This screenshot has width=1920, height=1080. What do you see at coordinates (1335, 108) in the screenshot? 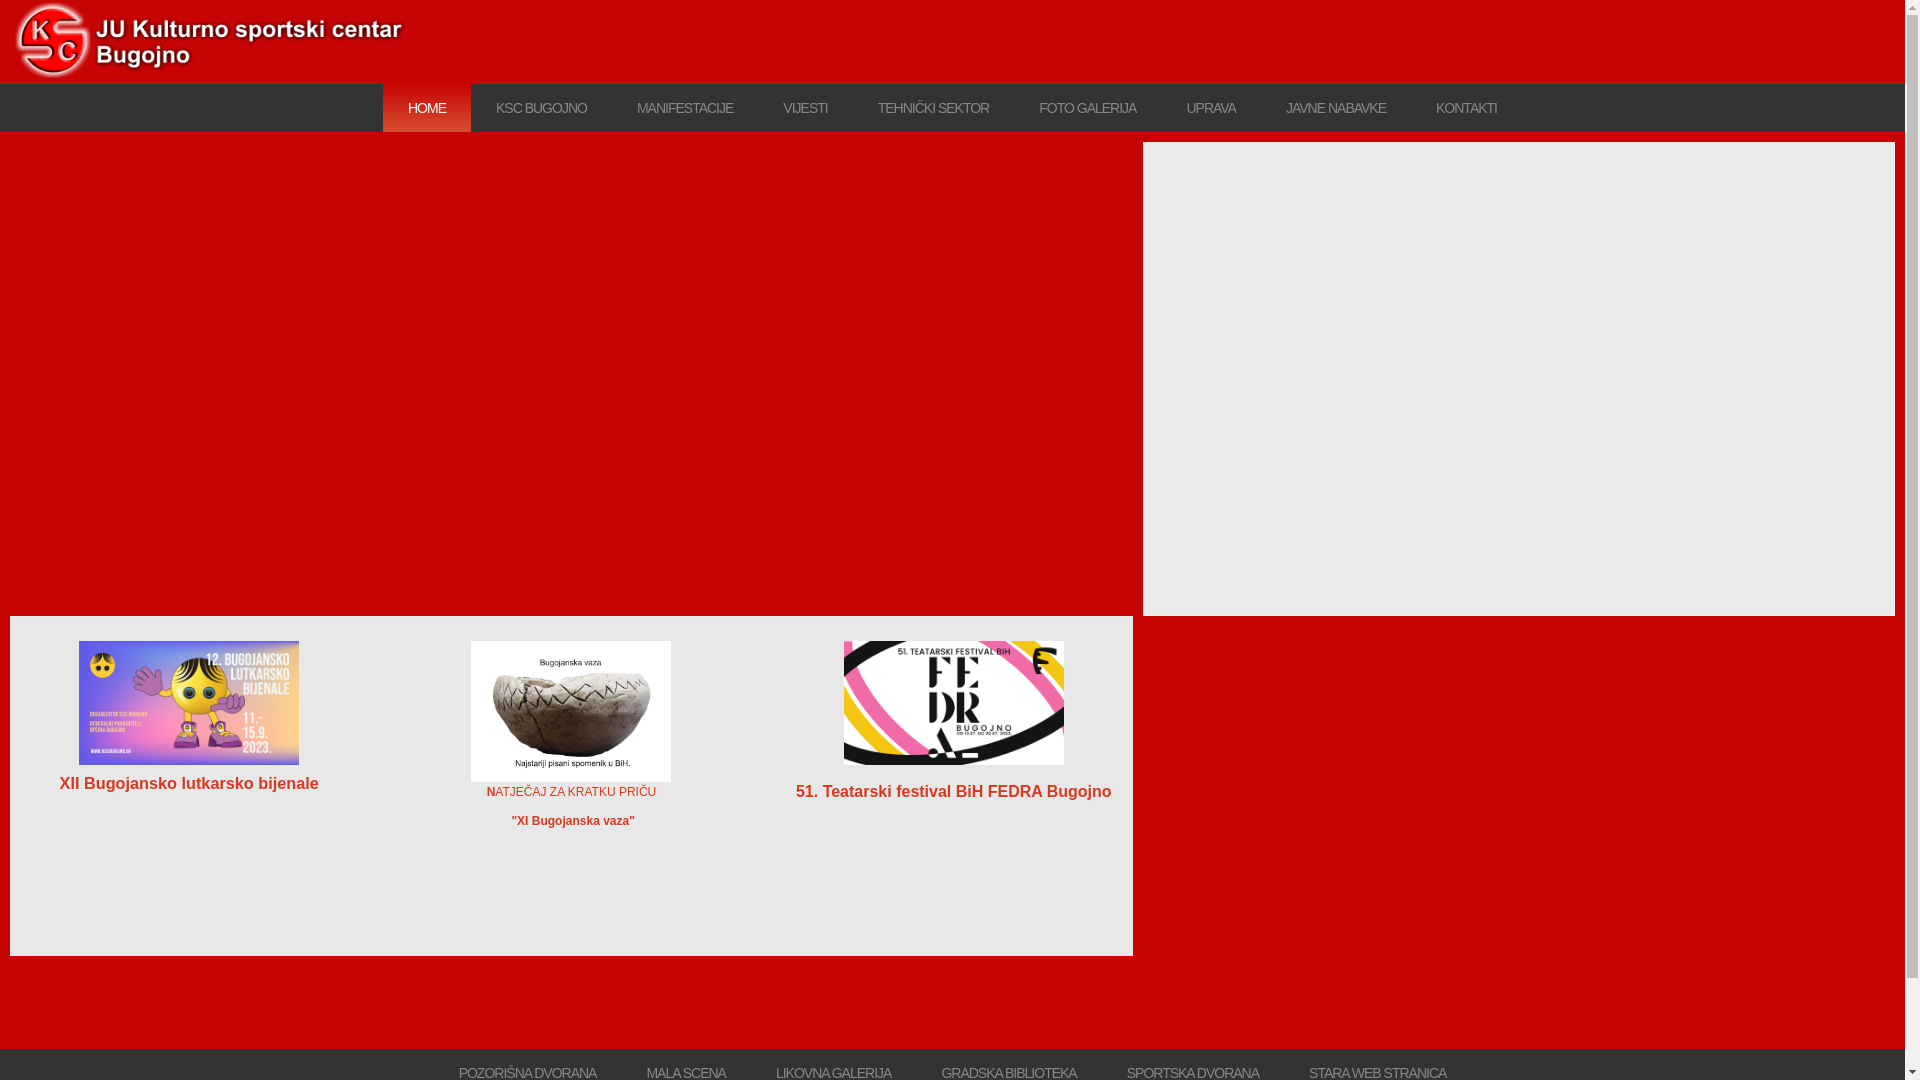
I see `'JAVNE NABAVKE'` at bounding box center [1335, 108].